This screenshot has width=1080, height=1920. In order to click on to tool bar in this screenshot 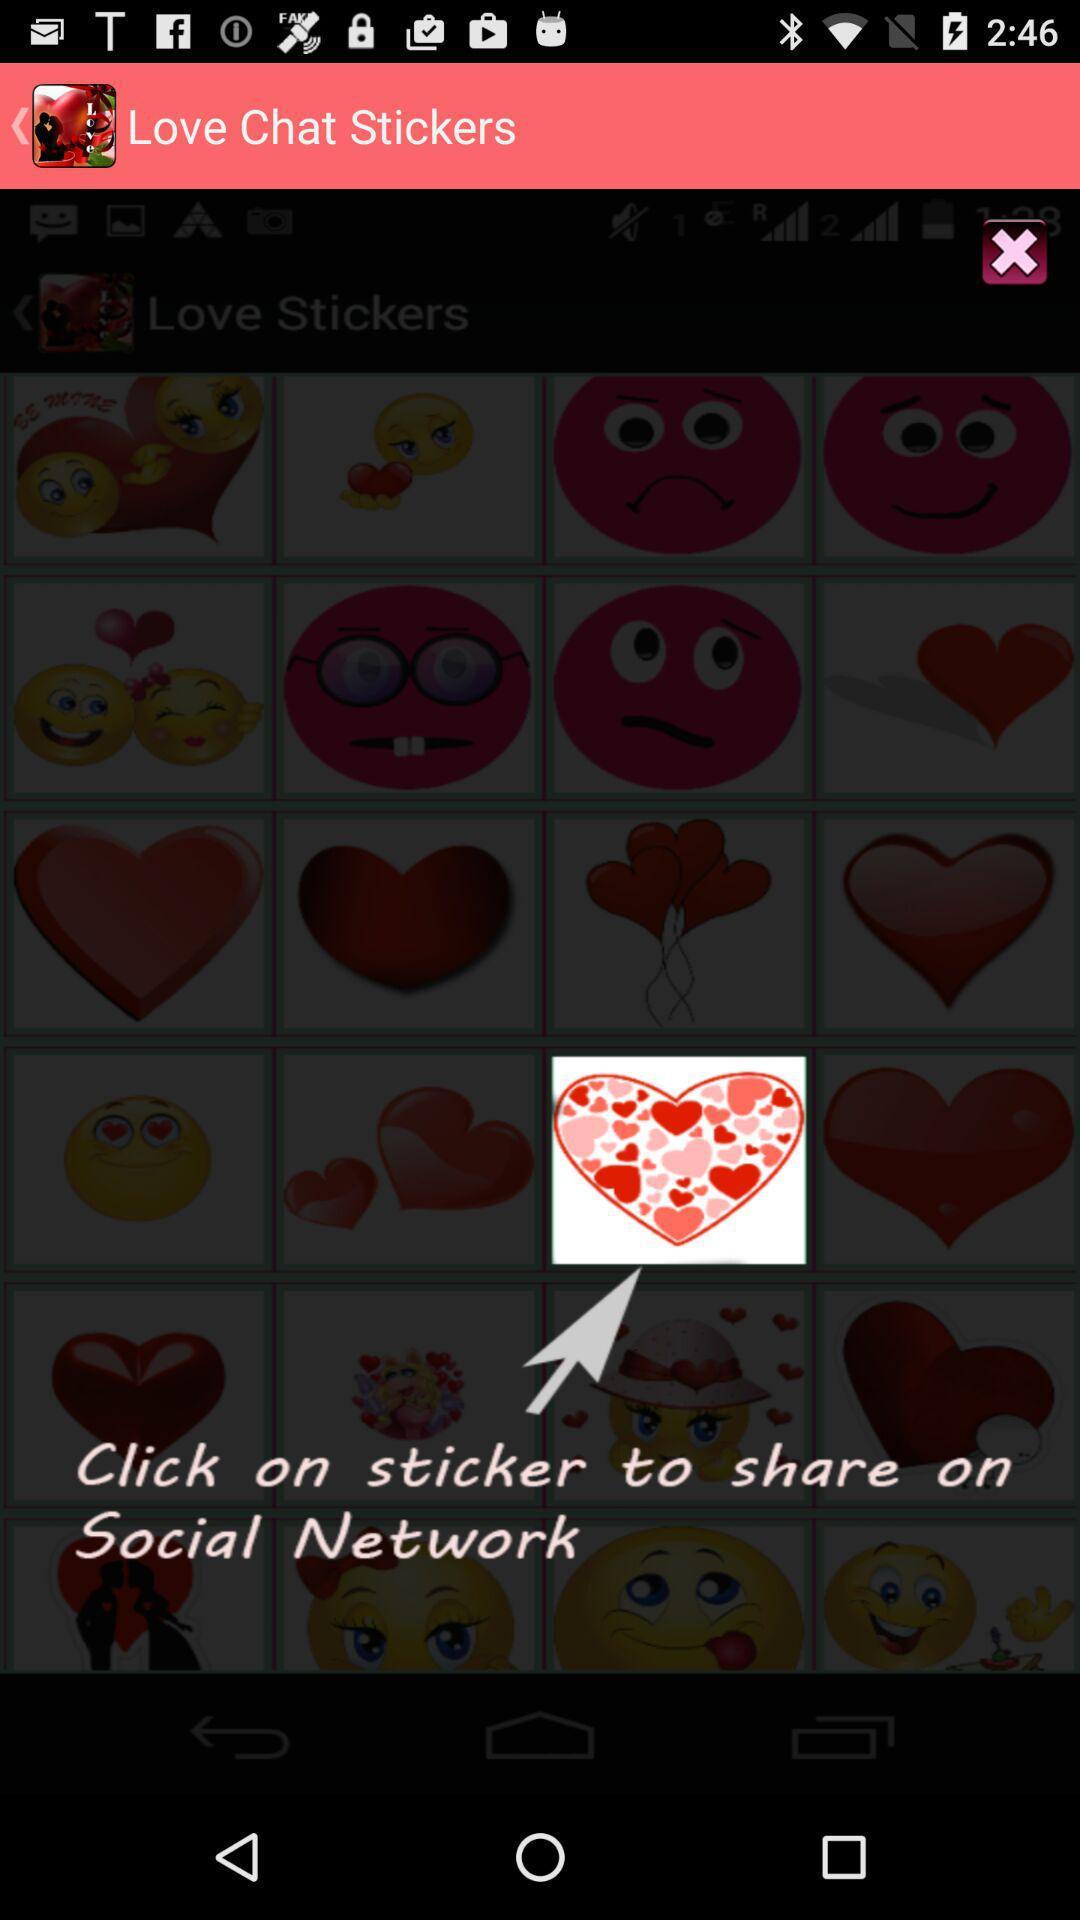, I will do `click(540, 1727)`.